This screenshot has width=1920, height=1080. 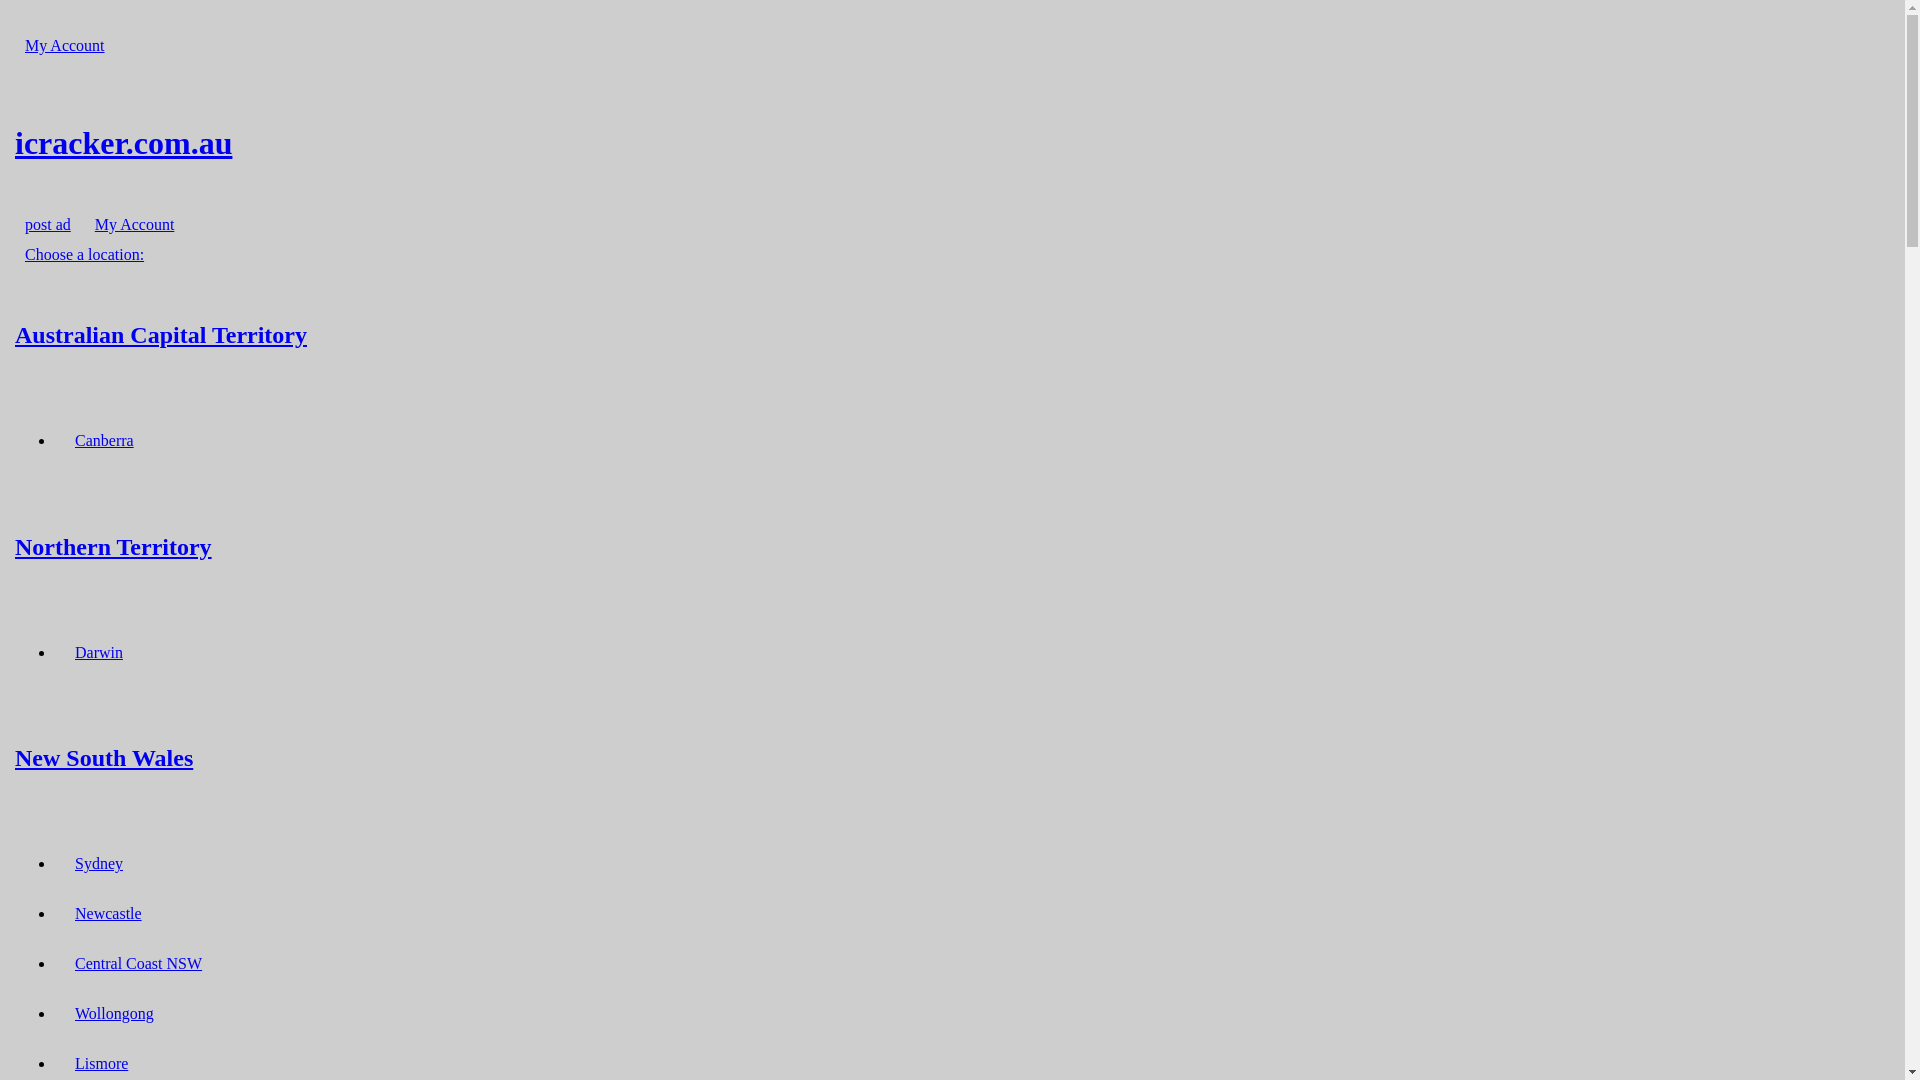 I want to click on 'Sydney', so click(x=98, y=862).